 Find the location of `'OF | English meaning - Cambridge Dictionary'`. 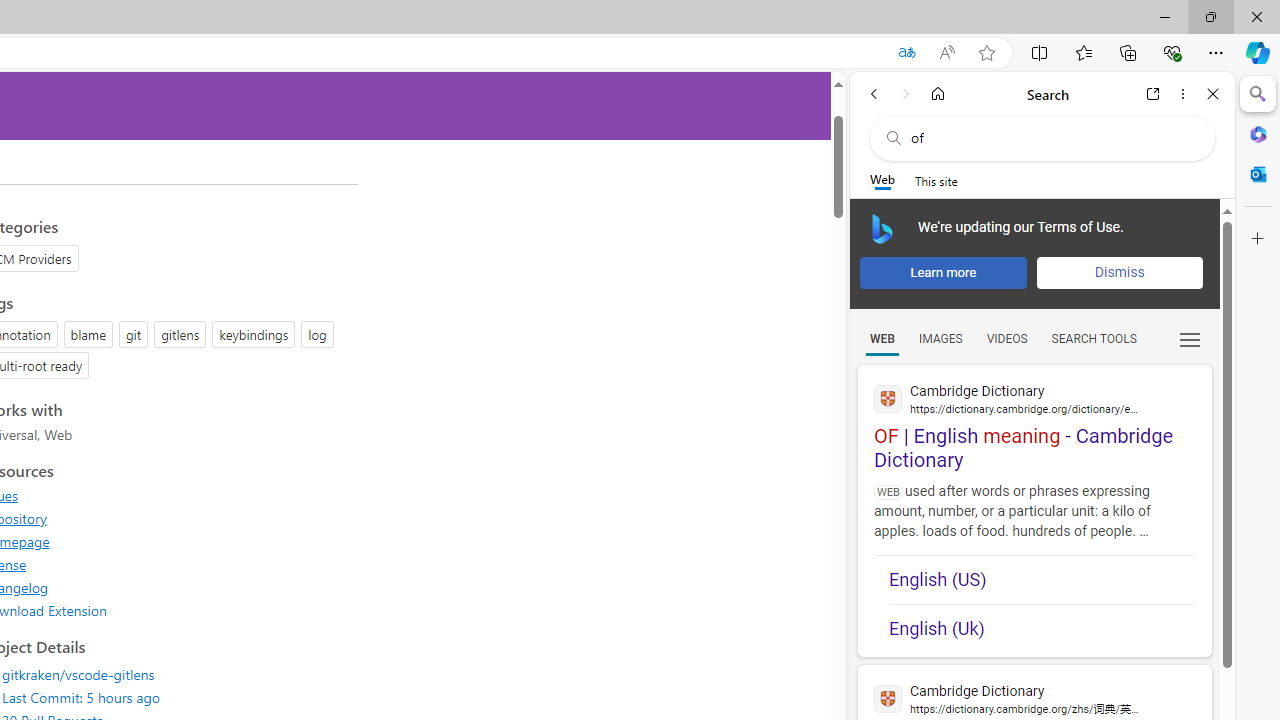

'OF | English meaning - Cambridge Dictionary' is located at coordinates (1034, 418).